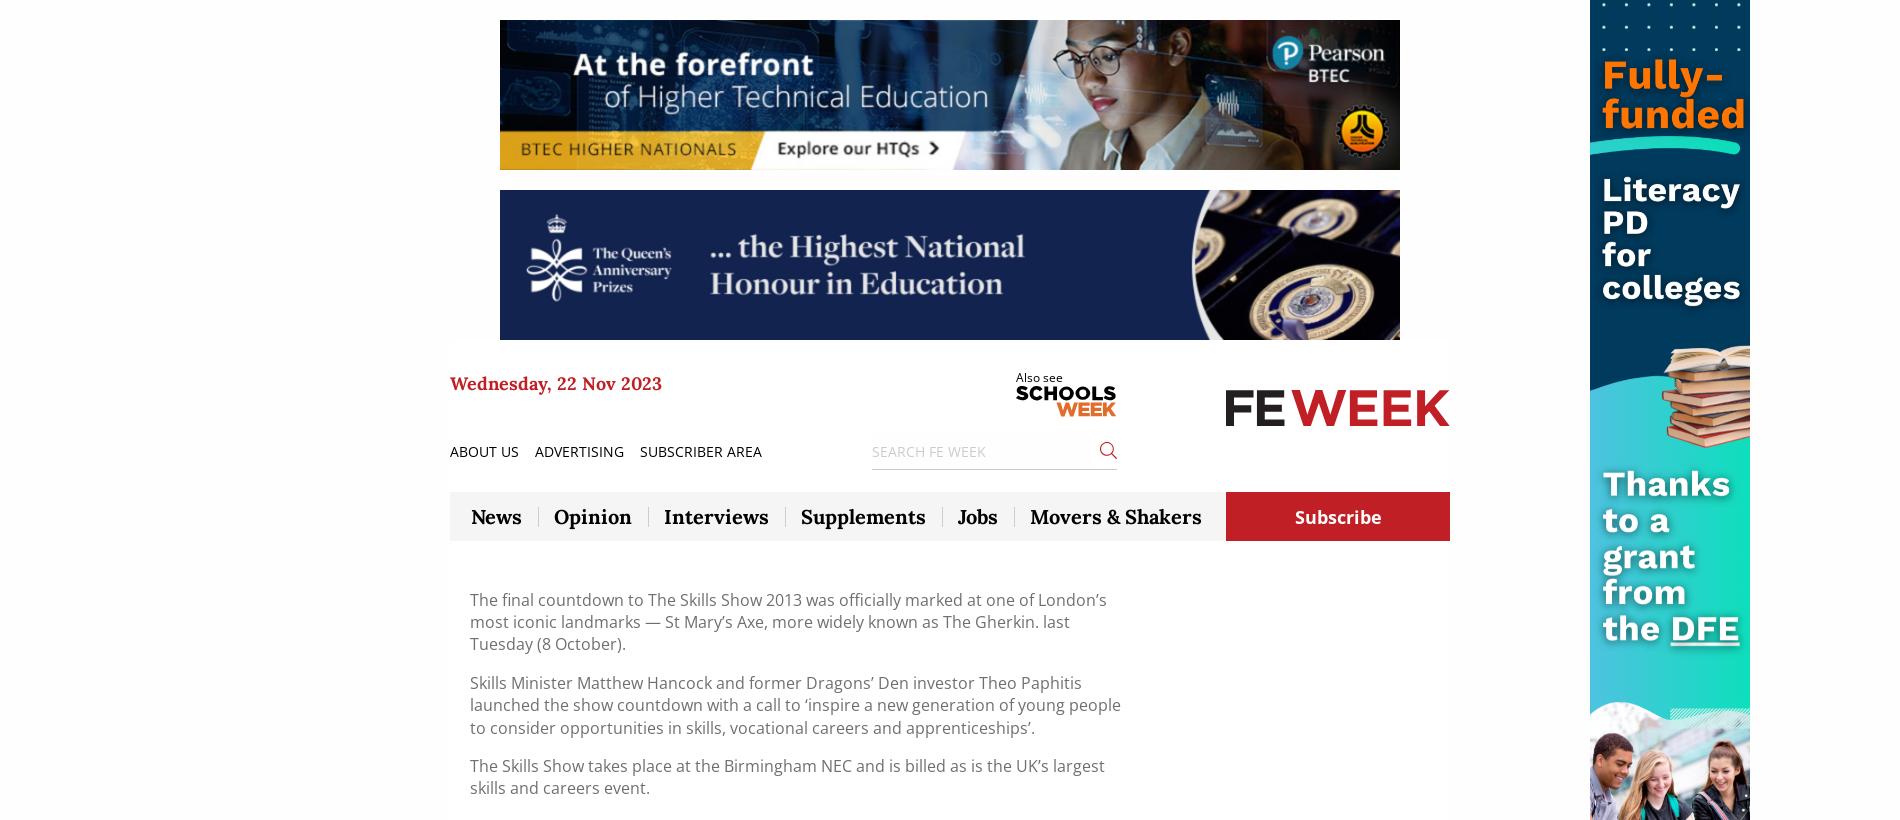 The image size is (1900, 820). Describe the element at coordinates (555, 382) in the screenshot. I see `'Wednesday, 22 Nov 2023'` at that location.